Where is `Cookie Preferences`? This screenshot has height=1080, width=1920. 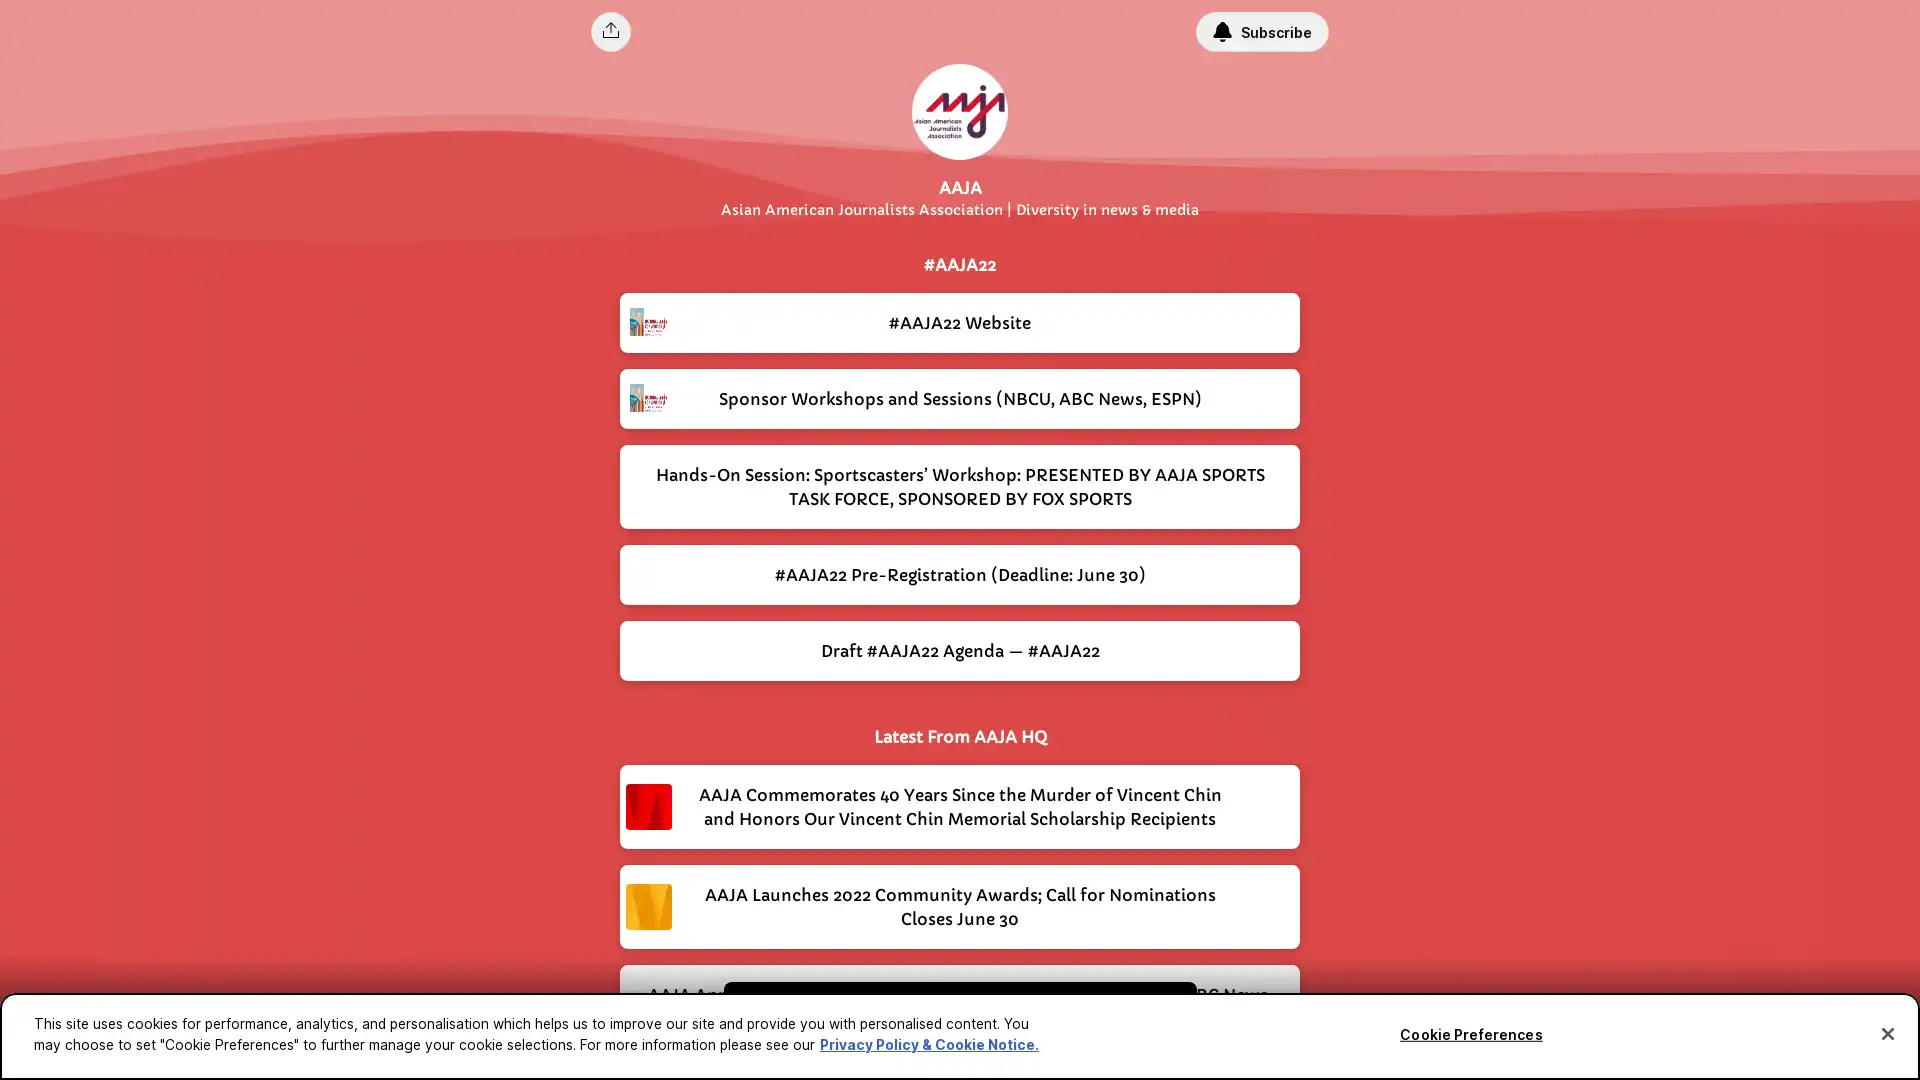
Cookie Preferences is located at coordinates (1470, 1034).